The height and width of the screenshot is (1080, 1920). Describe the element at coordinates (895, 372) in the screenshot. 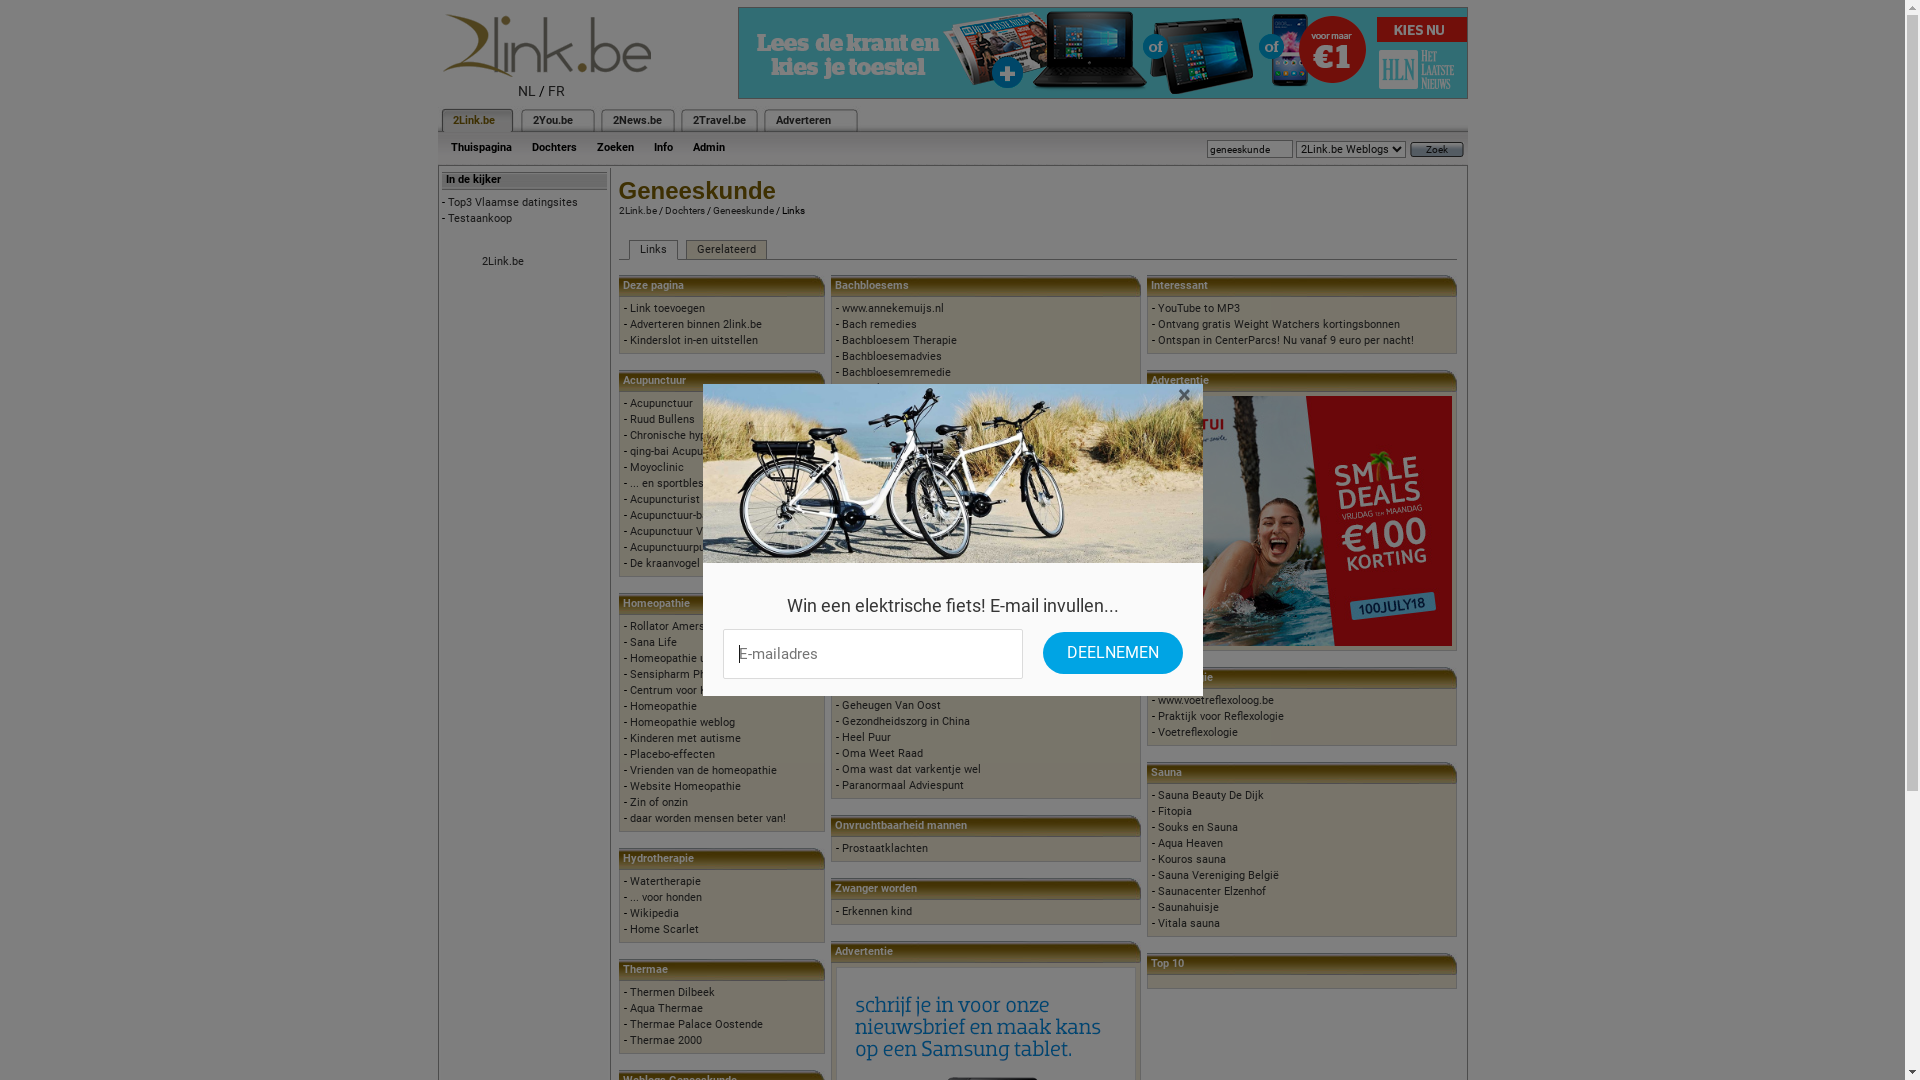

I see `'Bachbloesemremedie'` at that location.